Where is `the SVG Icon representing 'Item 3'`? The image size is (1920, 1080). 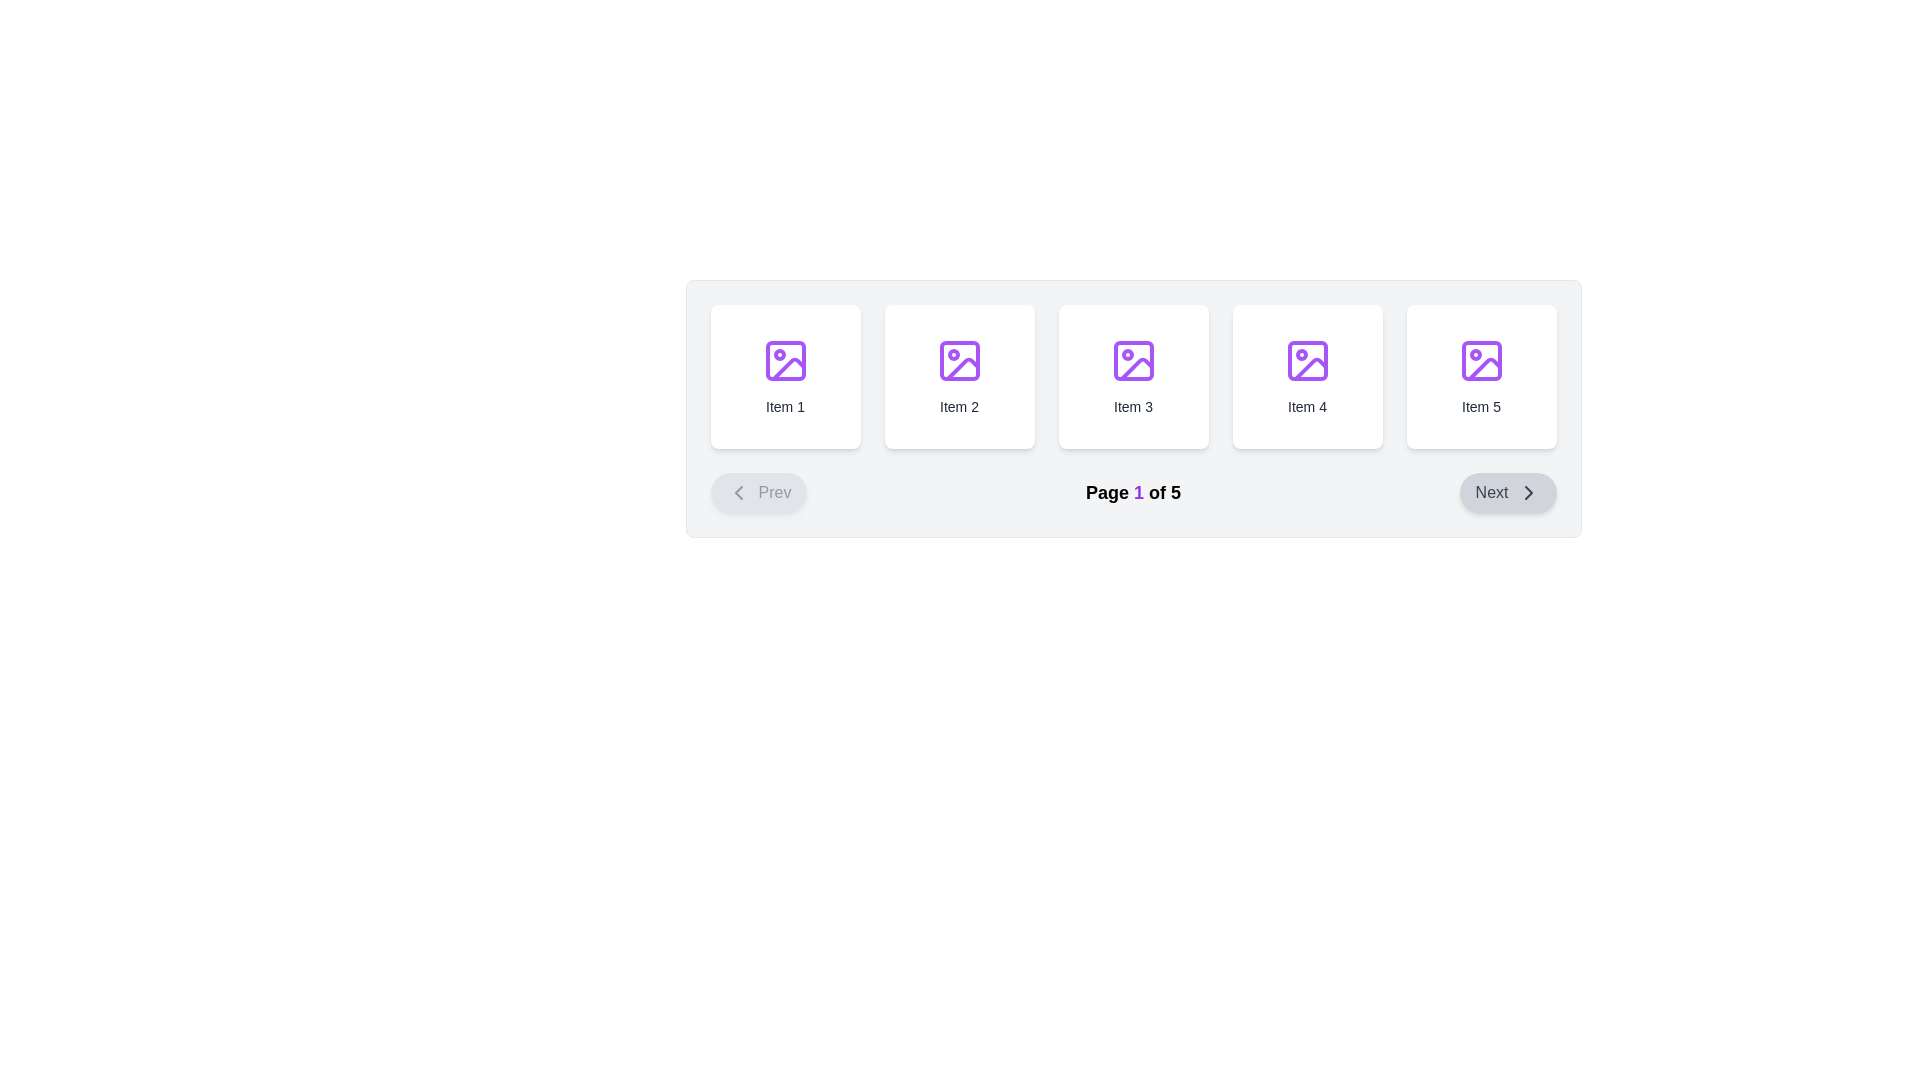 the SVG Icon representing 'Item 3' is located at coordinates (1133, 361).